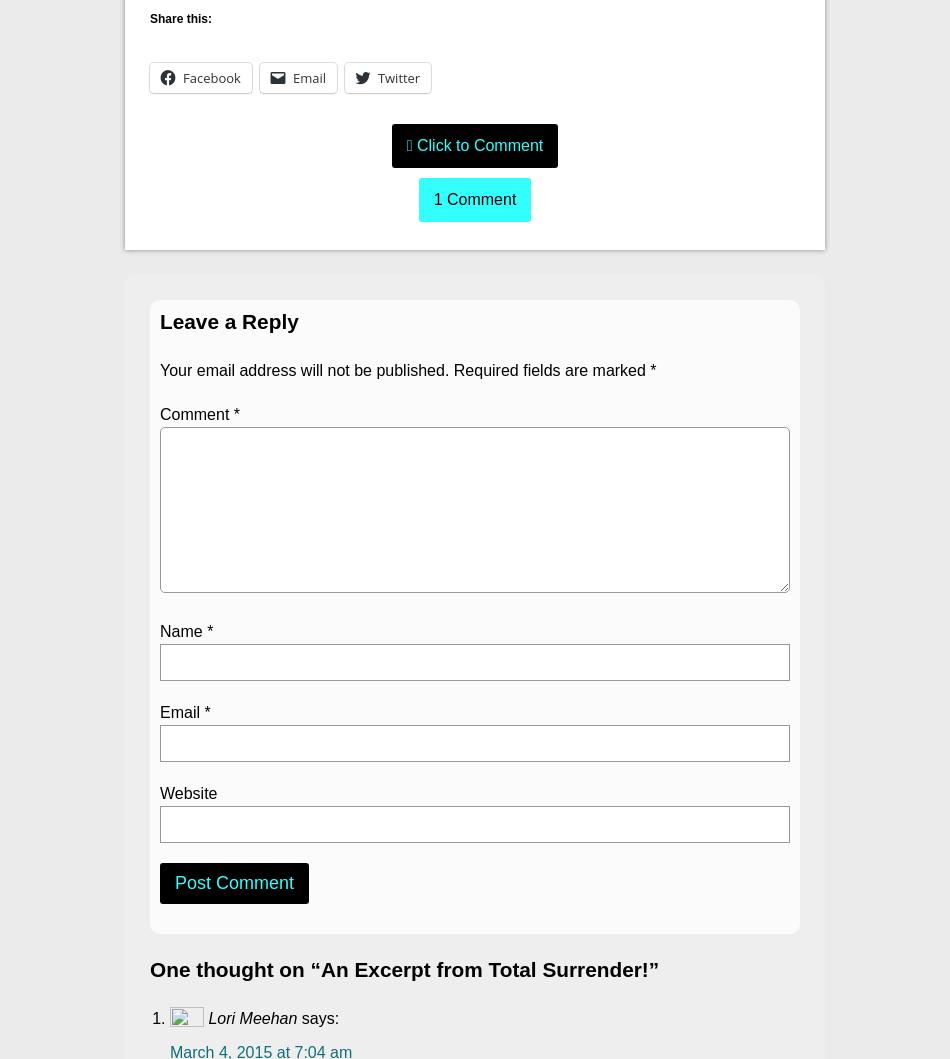 Image resolution: width=950 pixels, height=1059 pixels. Describe the element at coordinates (196, 413) in the screenshot. I see `'Comment'` at that location.